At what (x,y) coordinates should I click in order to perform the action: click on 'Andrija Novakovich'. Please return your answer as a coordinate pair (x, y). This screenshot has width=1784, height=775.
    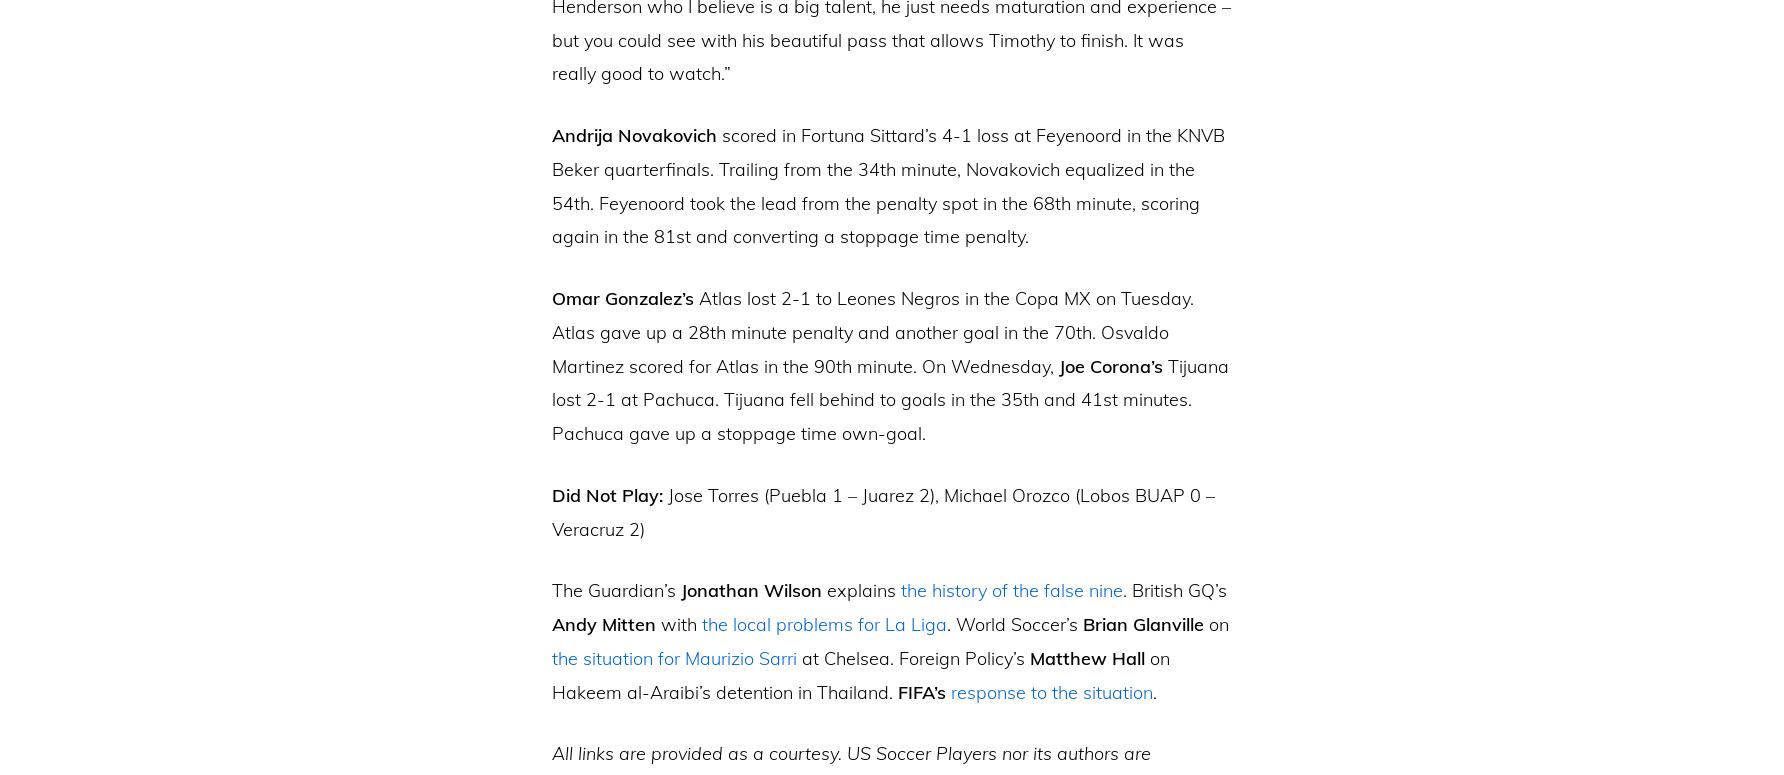
    Looking at the image, I should click on (633, 134).